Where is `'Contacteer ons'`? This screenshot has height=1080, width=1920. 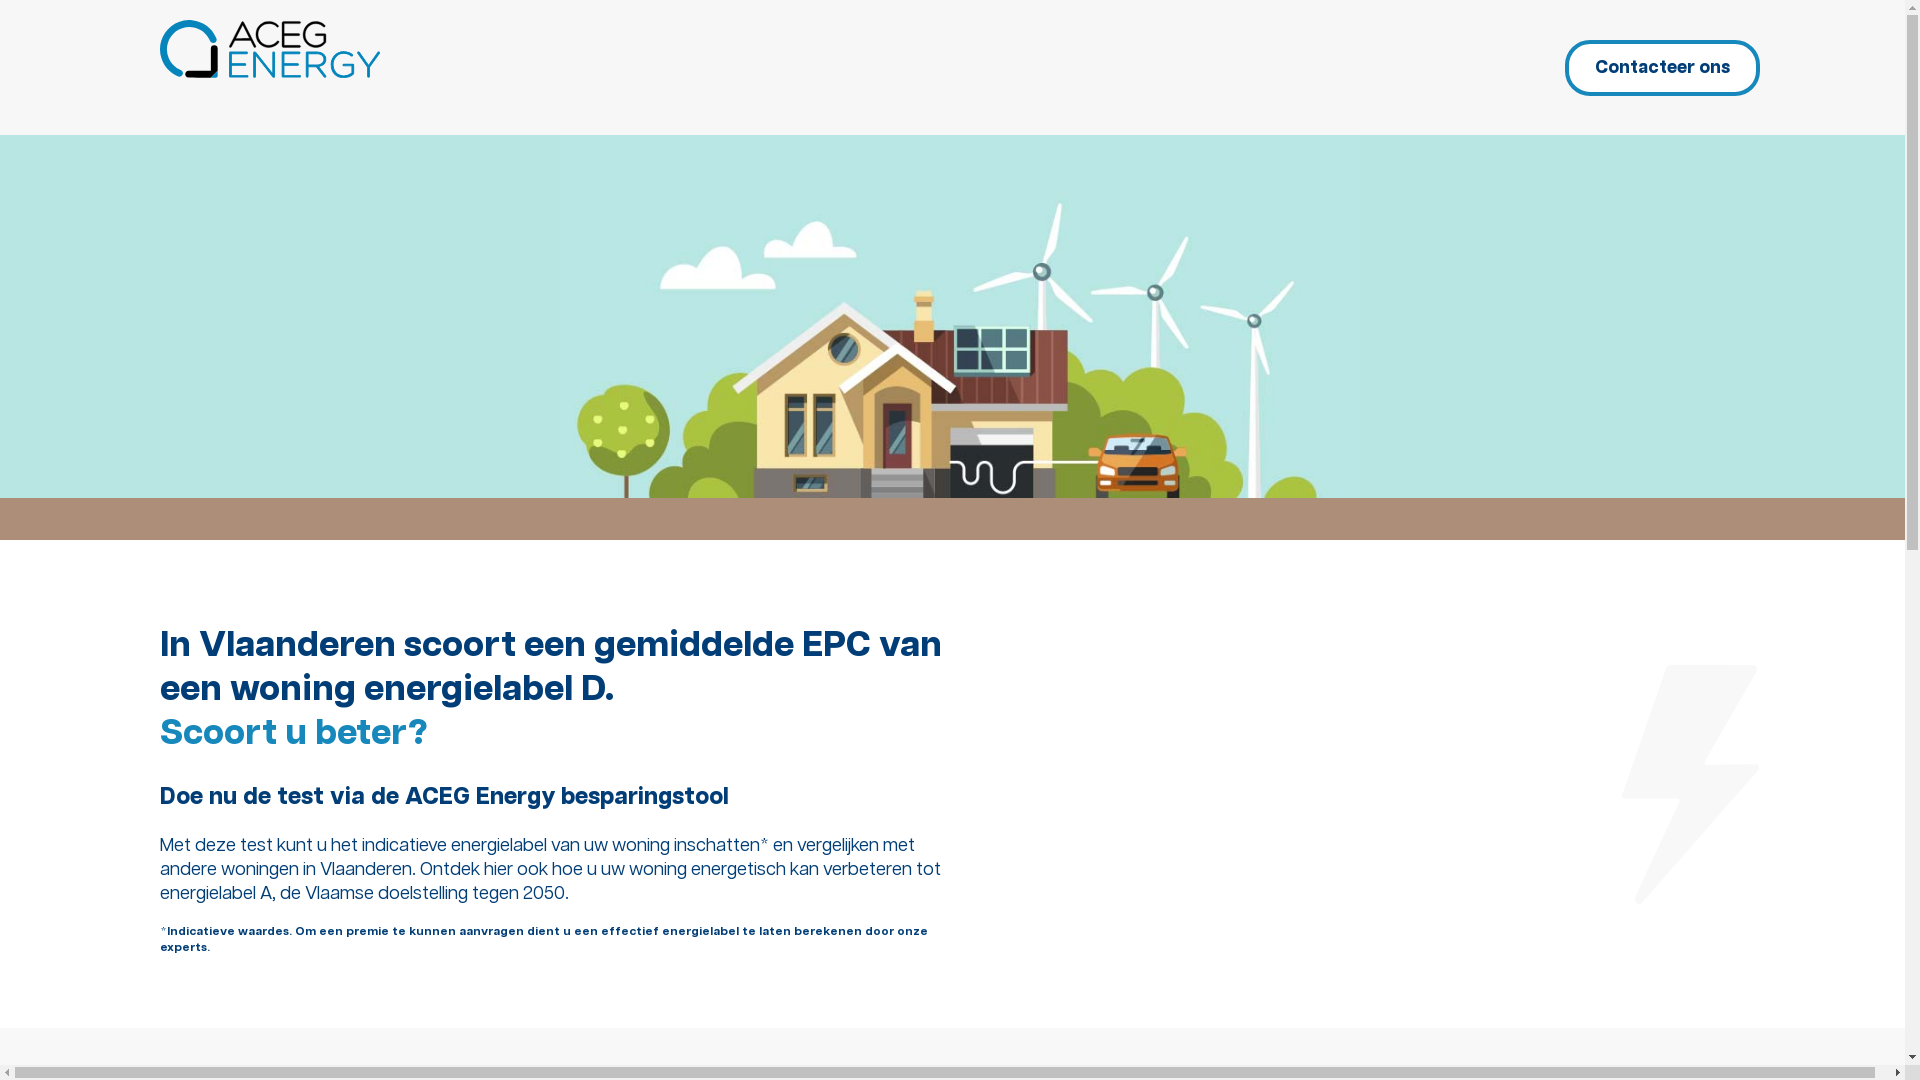 'Contacteer ons' is located at coordinates (1563, 67).